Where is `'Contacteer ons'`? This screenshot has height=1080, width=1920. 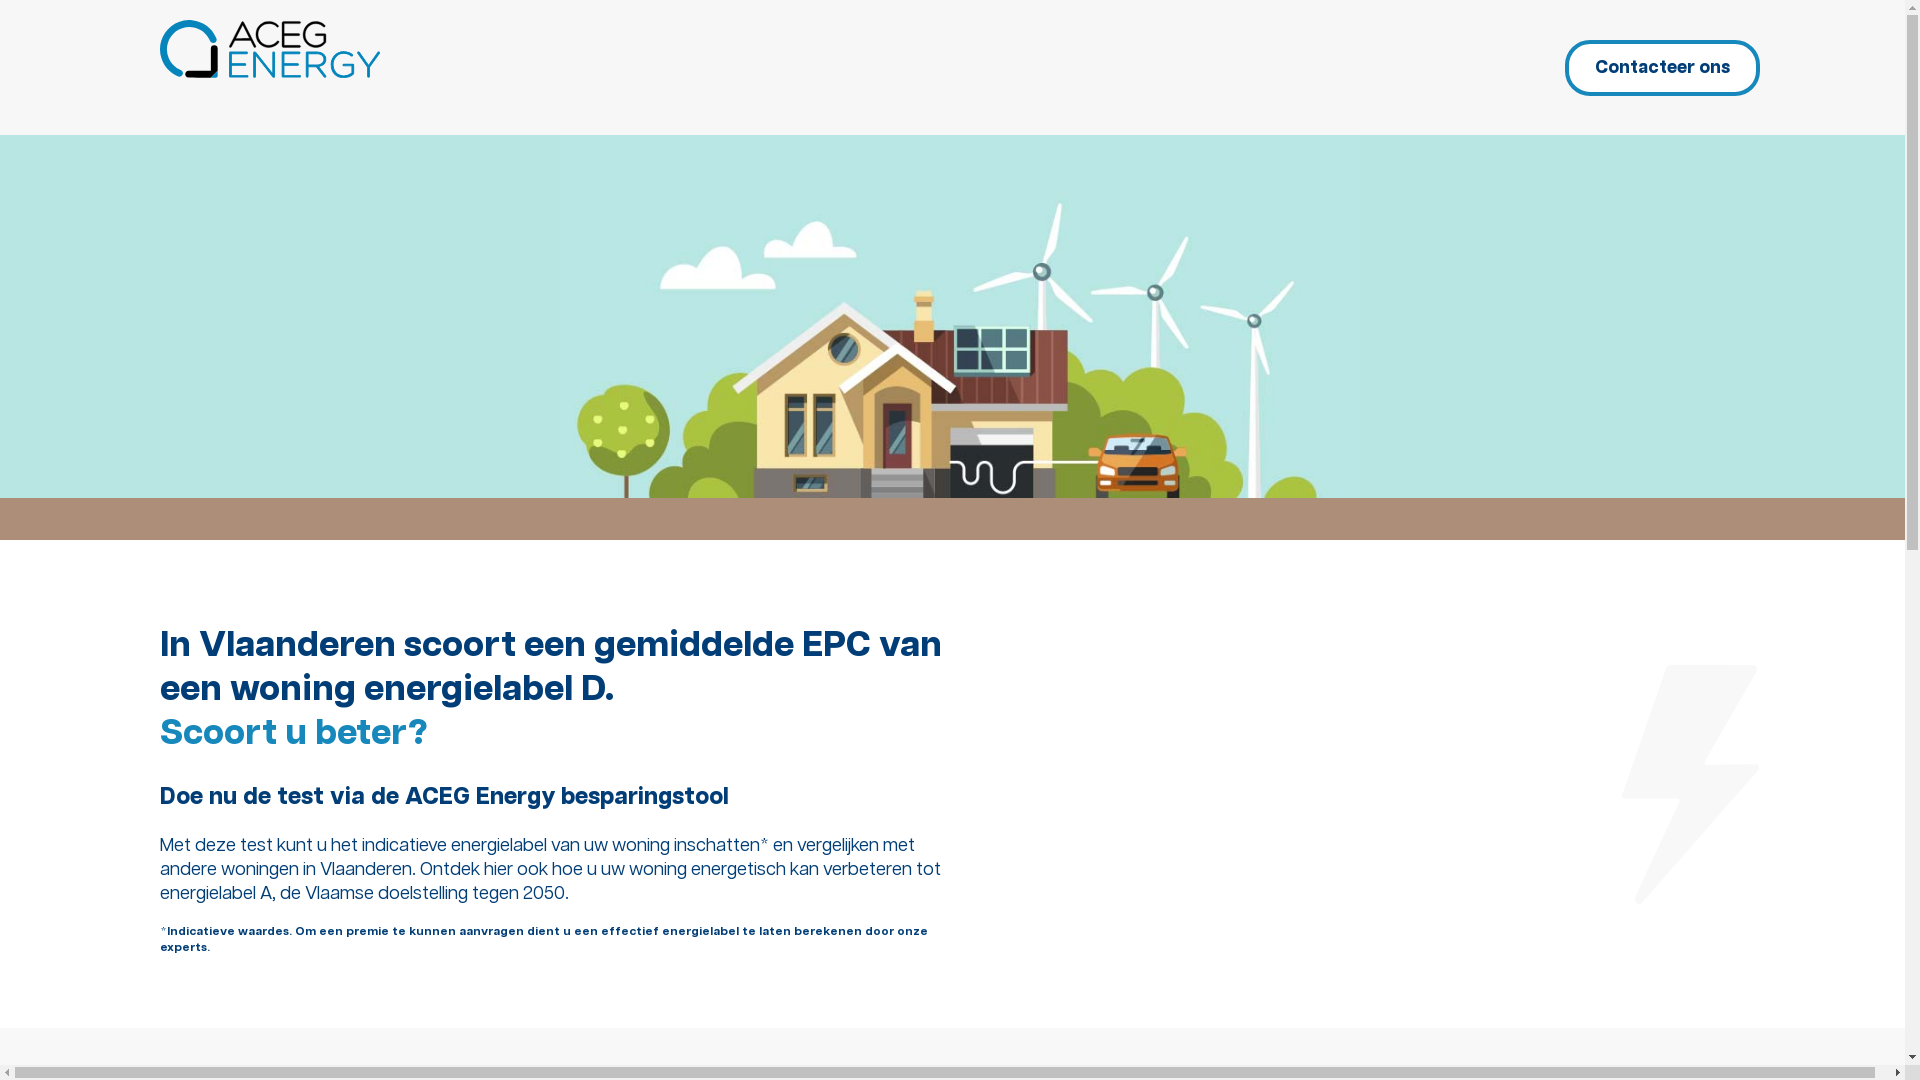 'Contacteer ons' is located at coordinates (1563, 67).